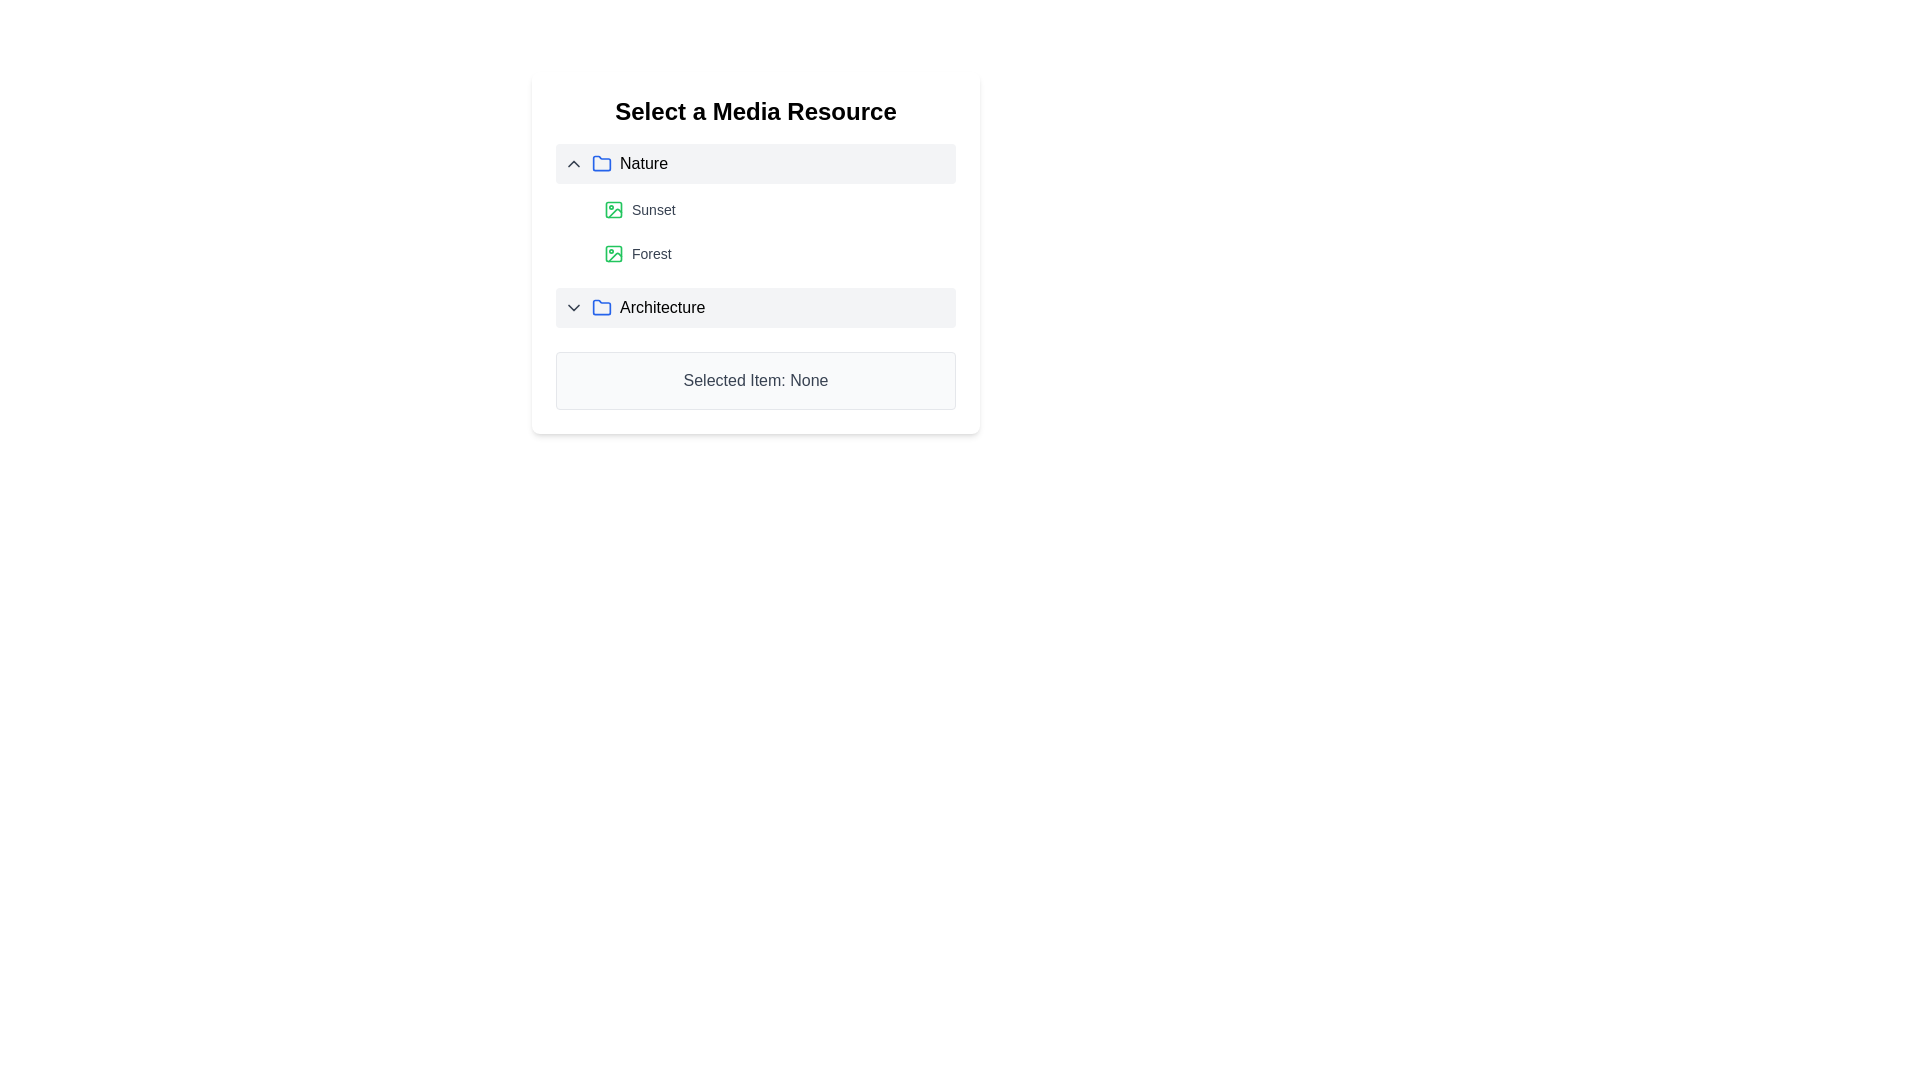 The width and height of the screenshot is (1920, 1080). What do you see at coordinates (643, 163) in the screenshot?
I see `the text label 'Nature', which is displayed in bold style and associated with a blue folder icon, to trigger tooltip or visual feedback` at bounding box center [643, 163].